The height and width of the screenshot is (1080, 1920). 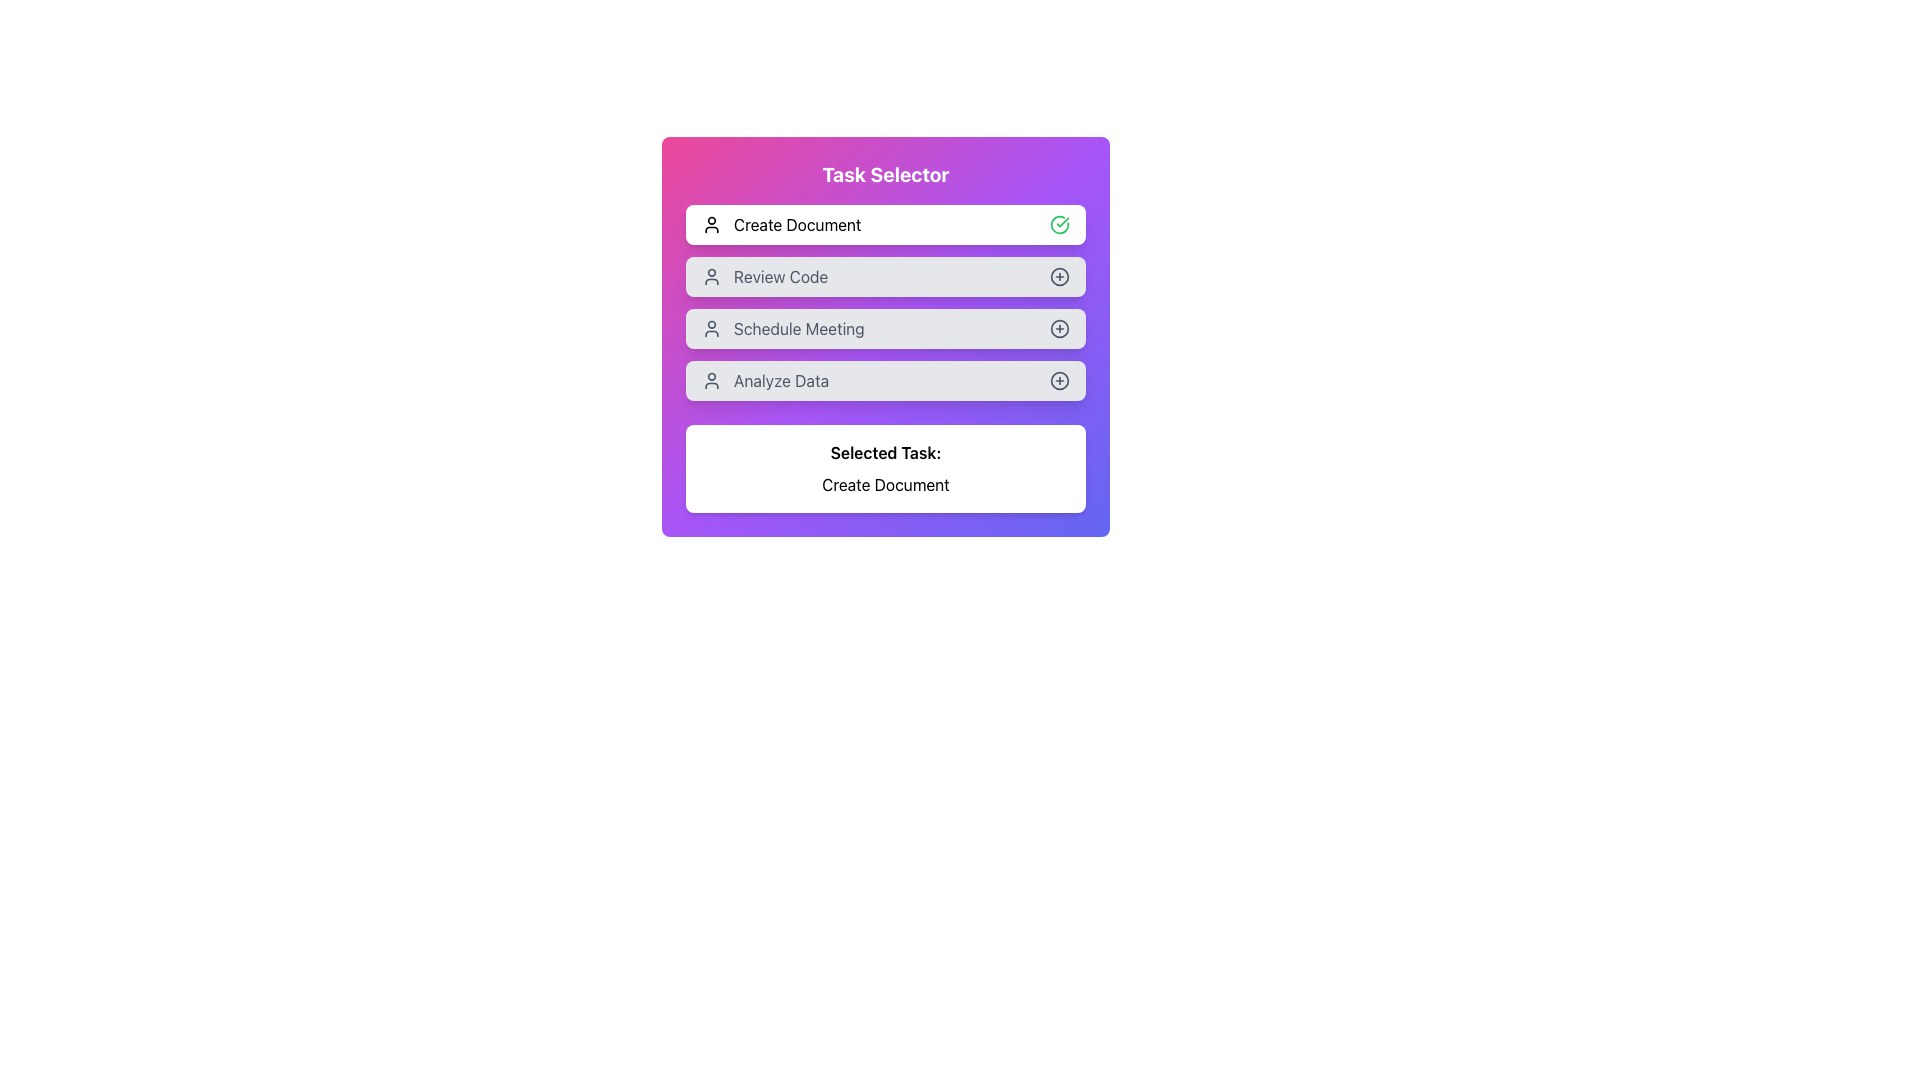 What do you see at coordinates (1059, 224) in the screenshot?
I see `the success status icon located to the right of the 'Create Document' button in the task selector box to visually confirm the action has been completed` at bounding box center [1059, 224].